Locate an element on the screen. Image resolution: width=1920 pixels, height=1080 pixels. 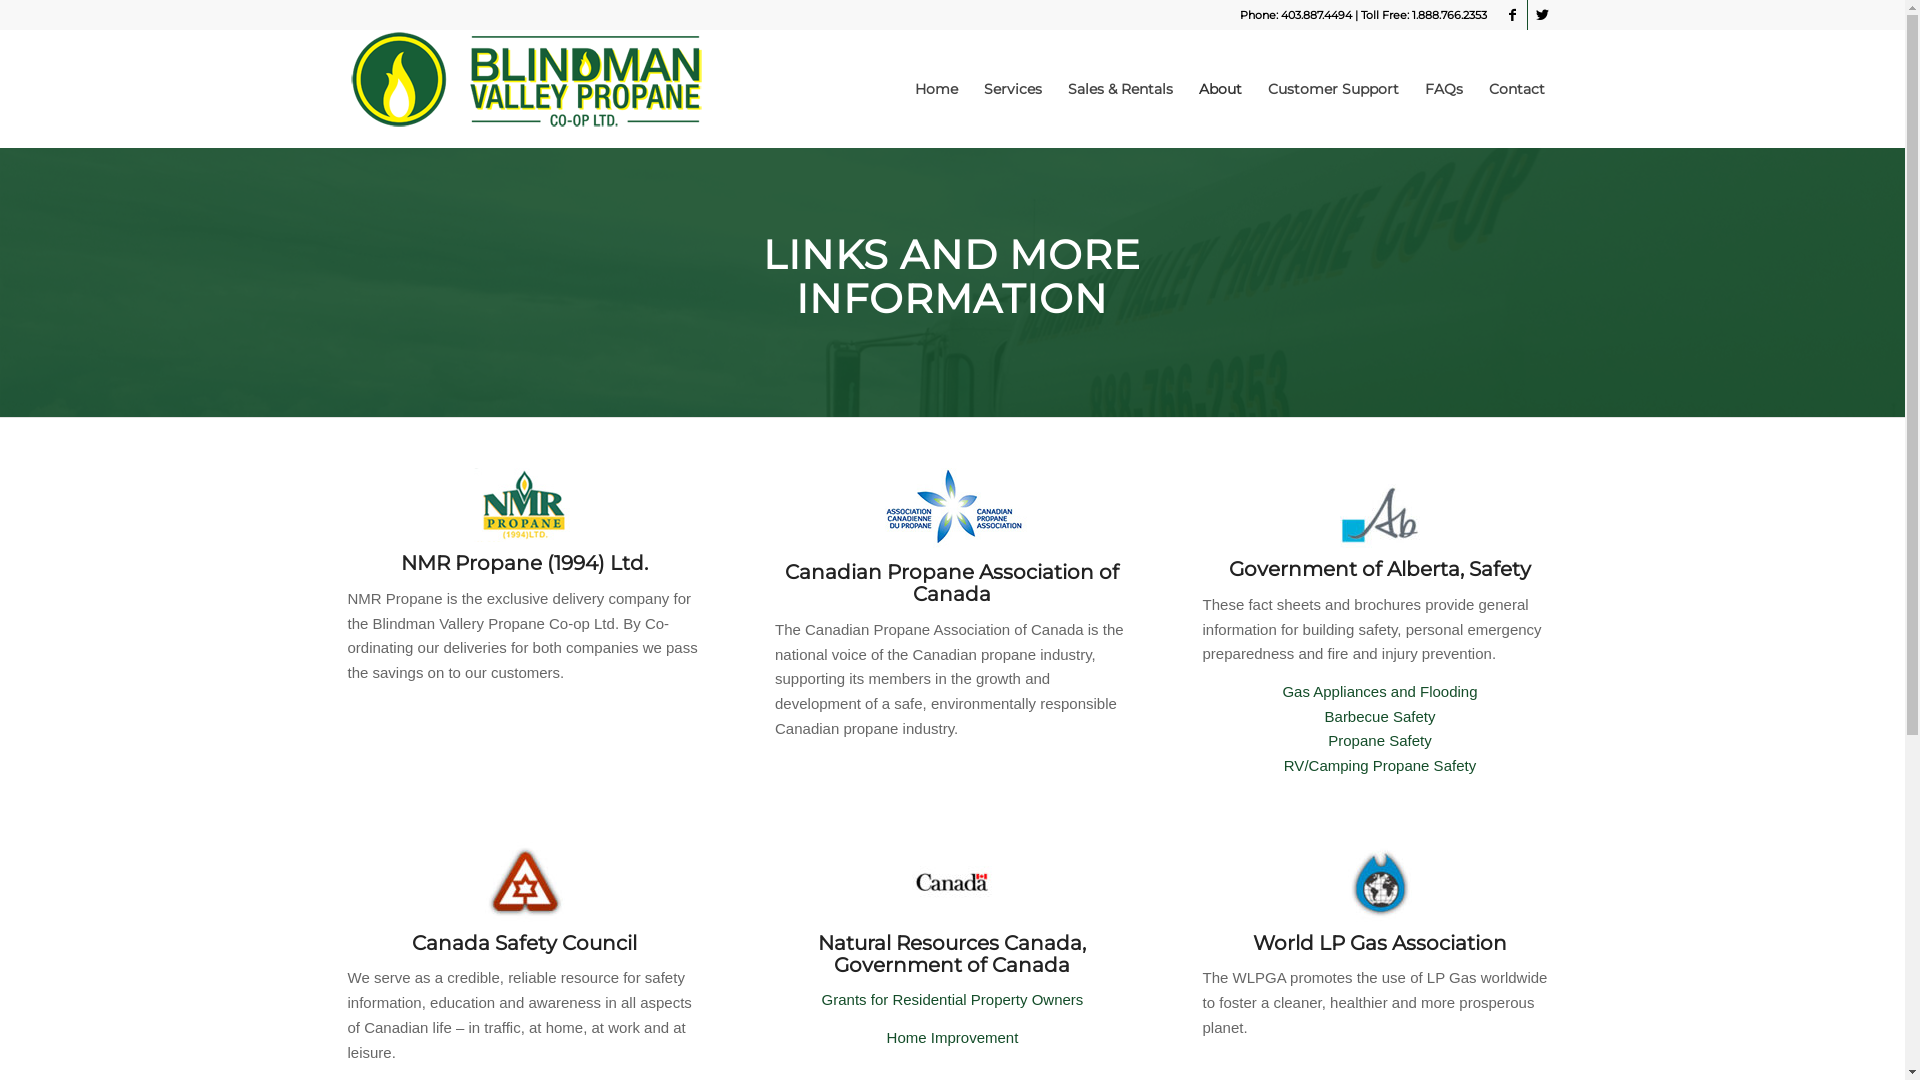
'FAQs' is located at coordinates (1444, 87).